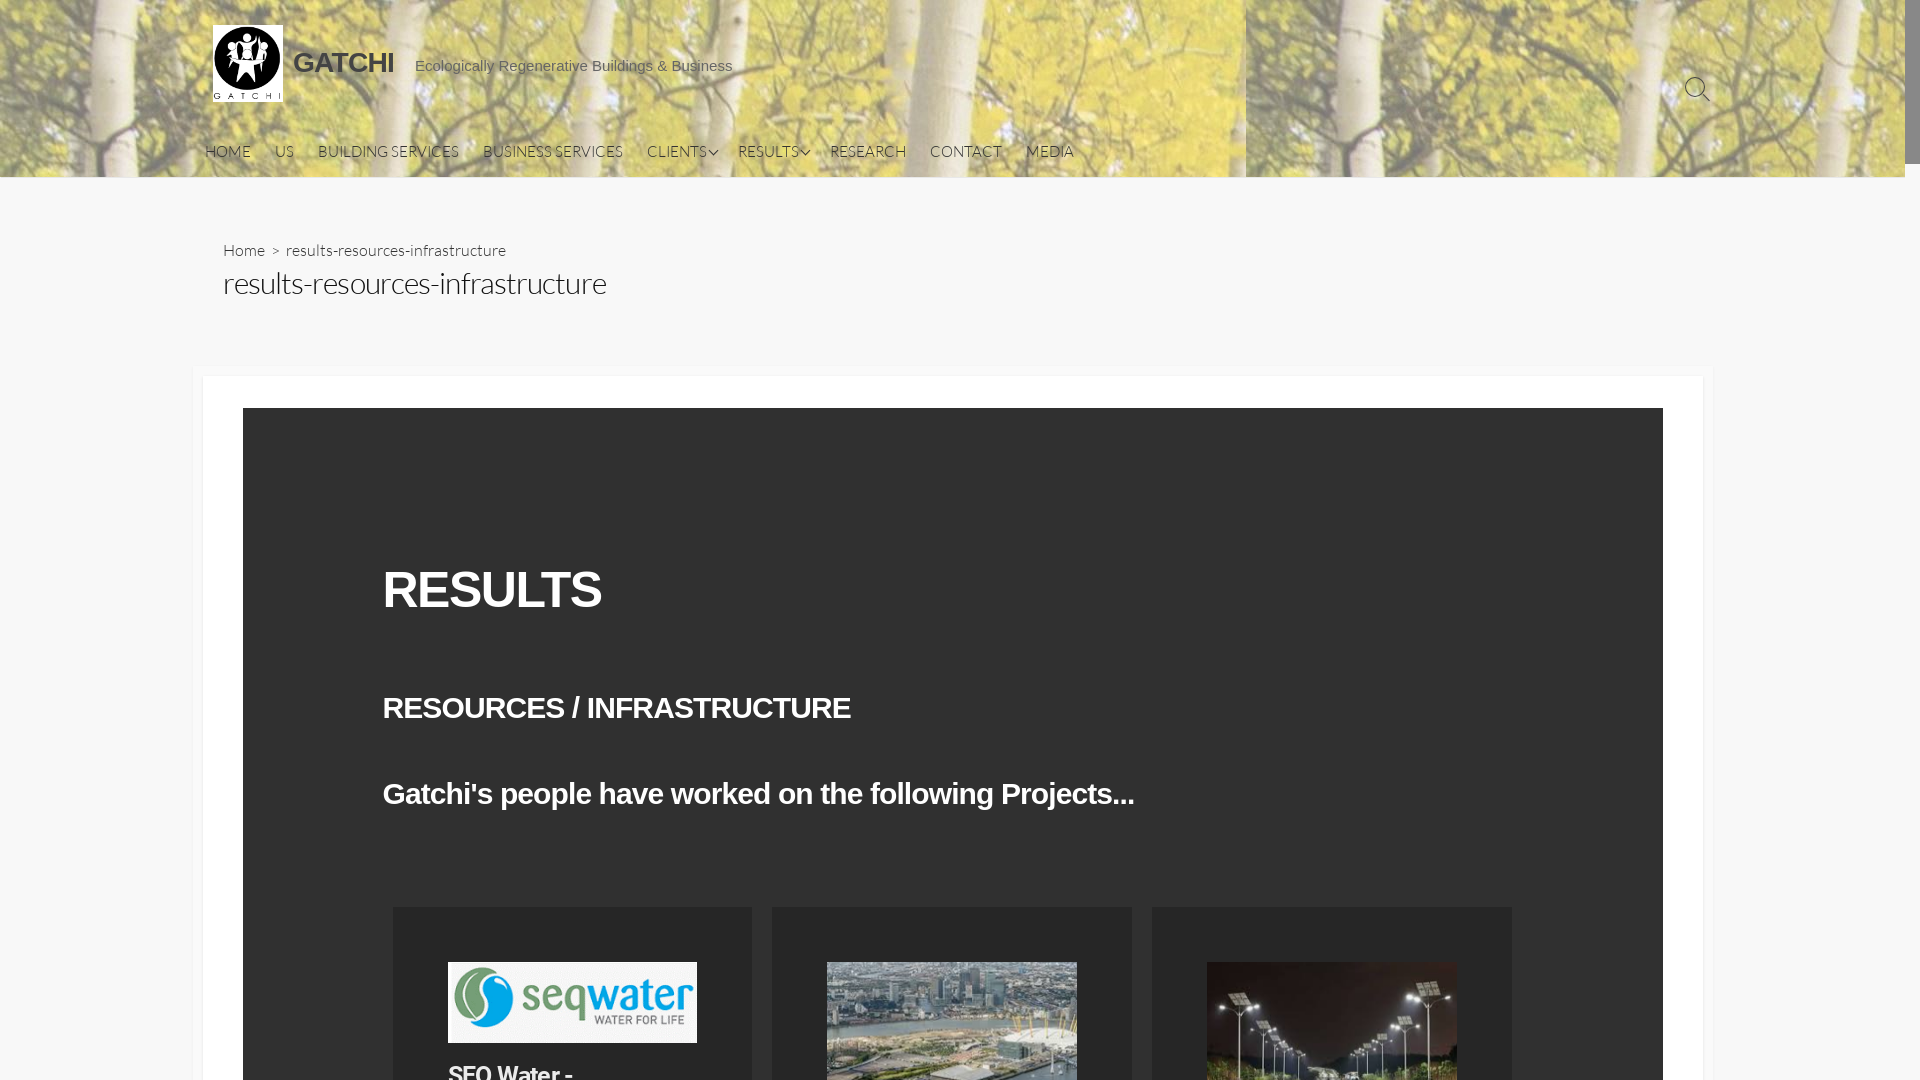 This screenshot has width=1920, height=1080. I want to click on 'Developers', so click(733, 185).